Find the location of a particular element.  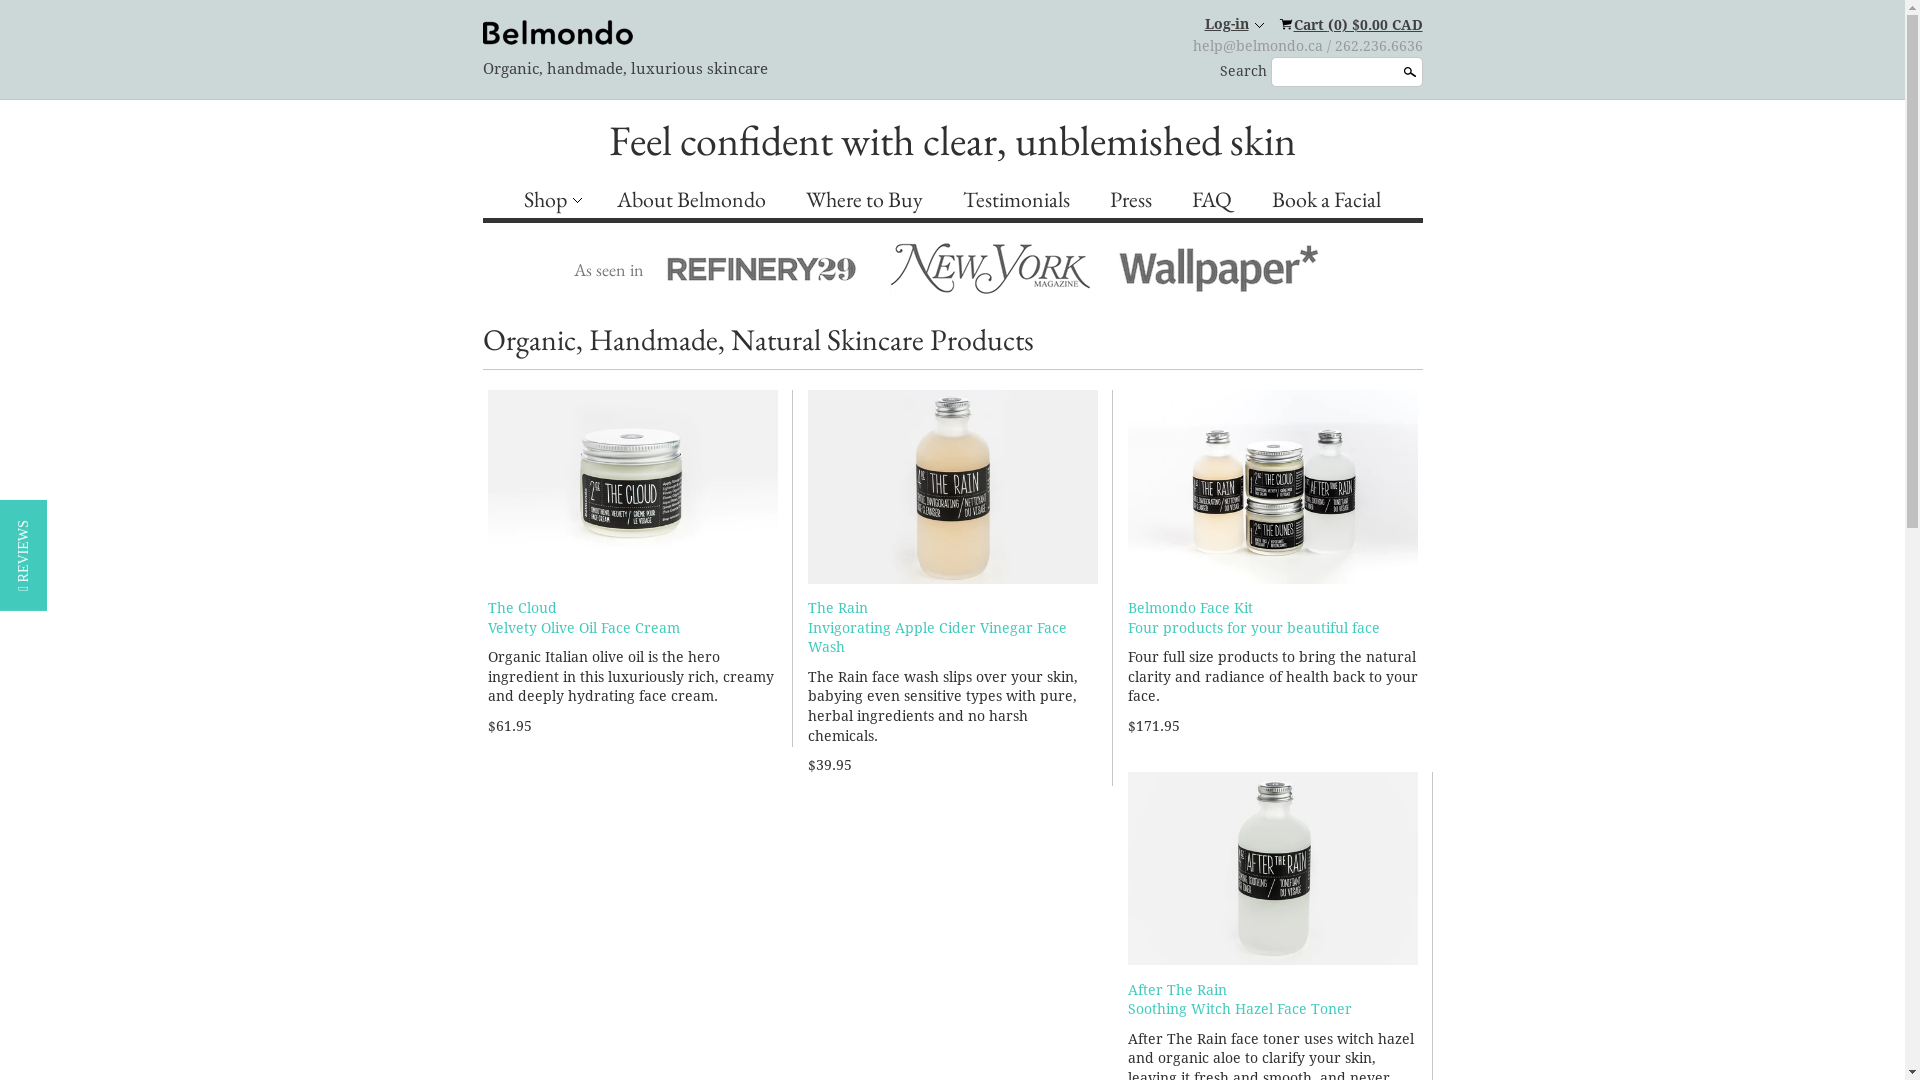

'Where to Buy' is located at coordinates (864, 200).